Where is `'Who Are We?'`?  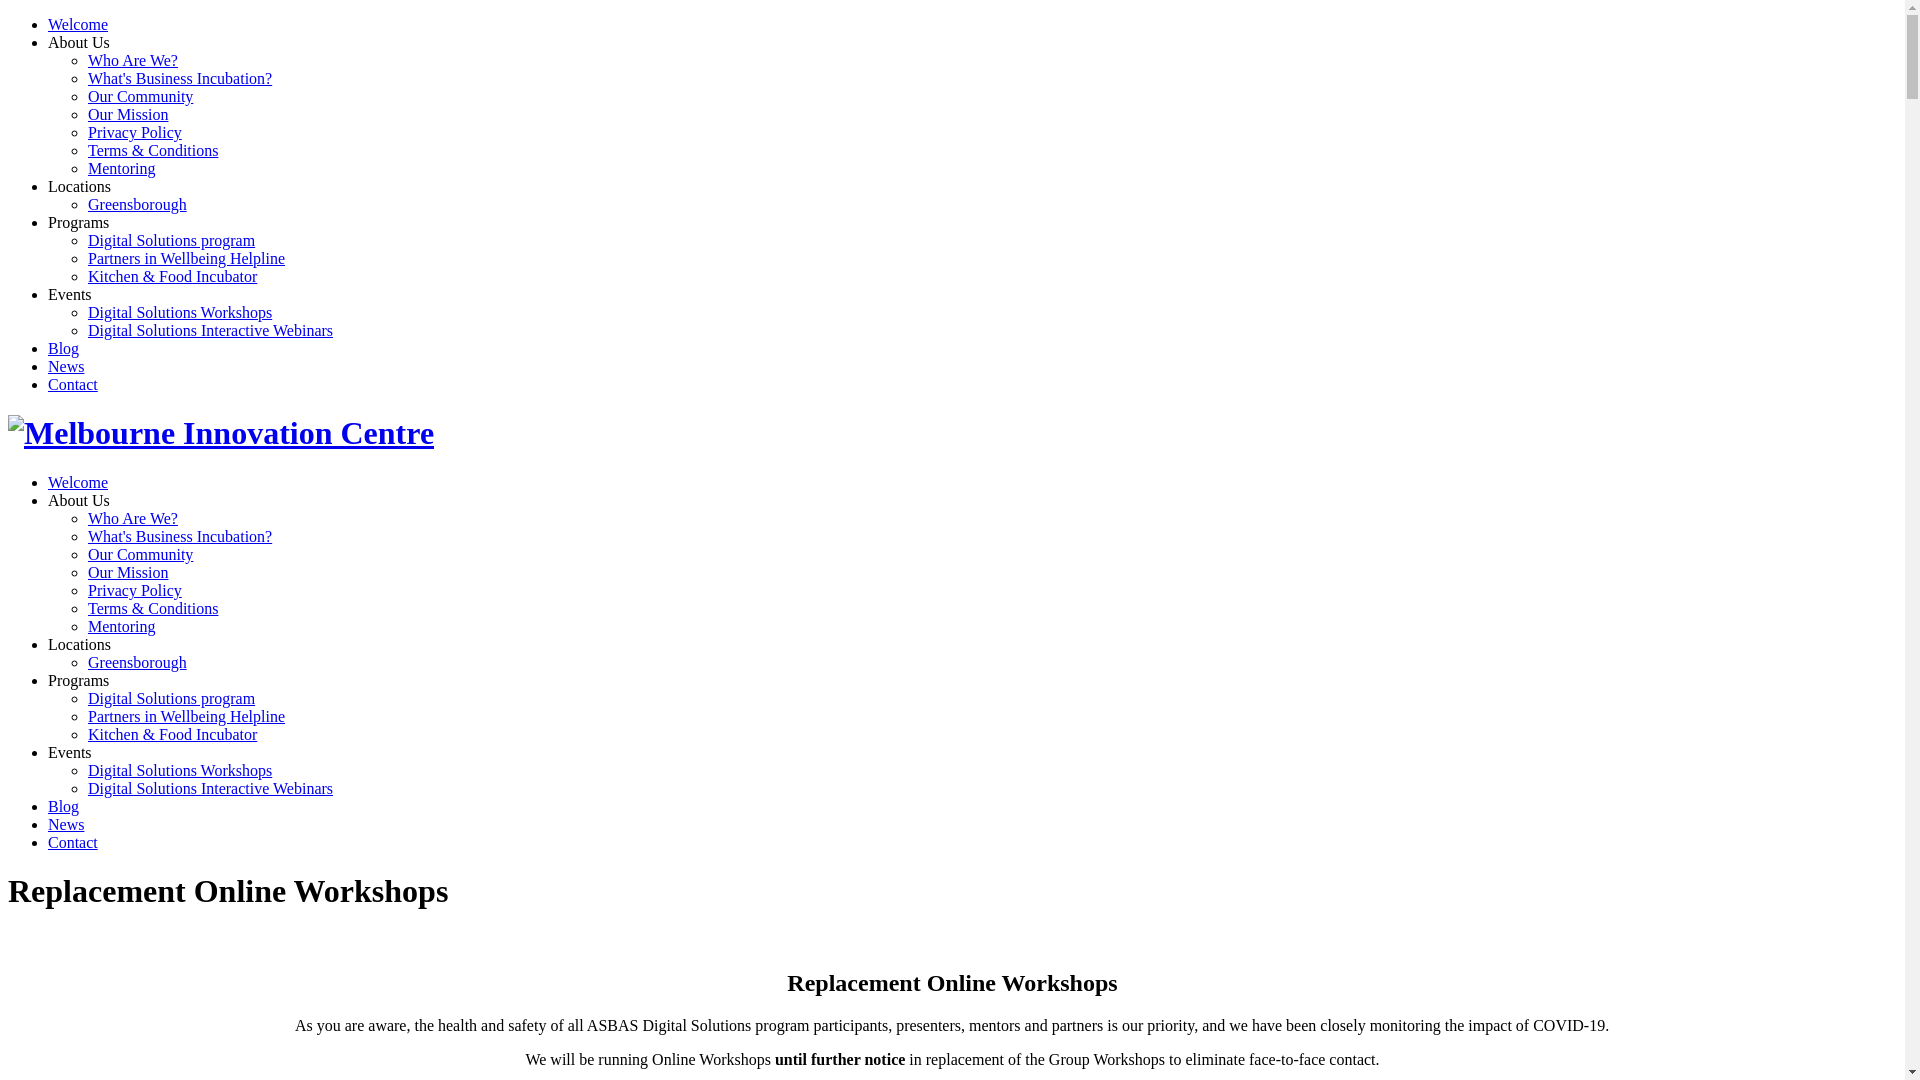
'Who Are We?' is located at coordinates (132, 59).